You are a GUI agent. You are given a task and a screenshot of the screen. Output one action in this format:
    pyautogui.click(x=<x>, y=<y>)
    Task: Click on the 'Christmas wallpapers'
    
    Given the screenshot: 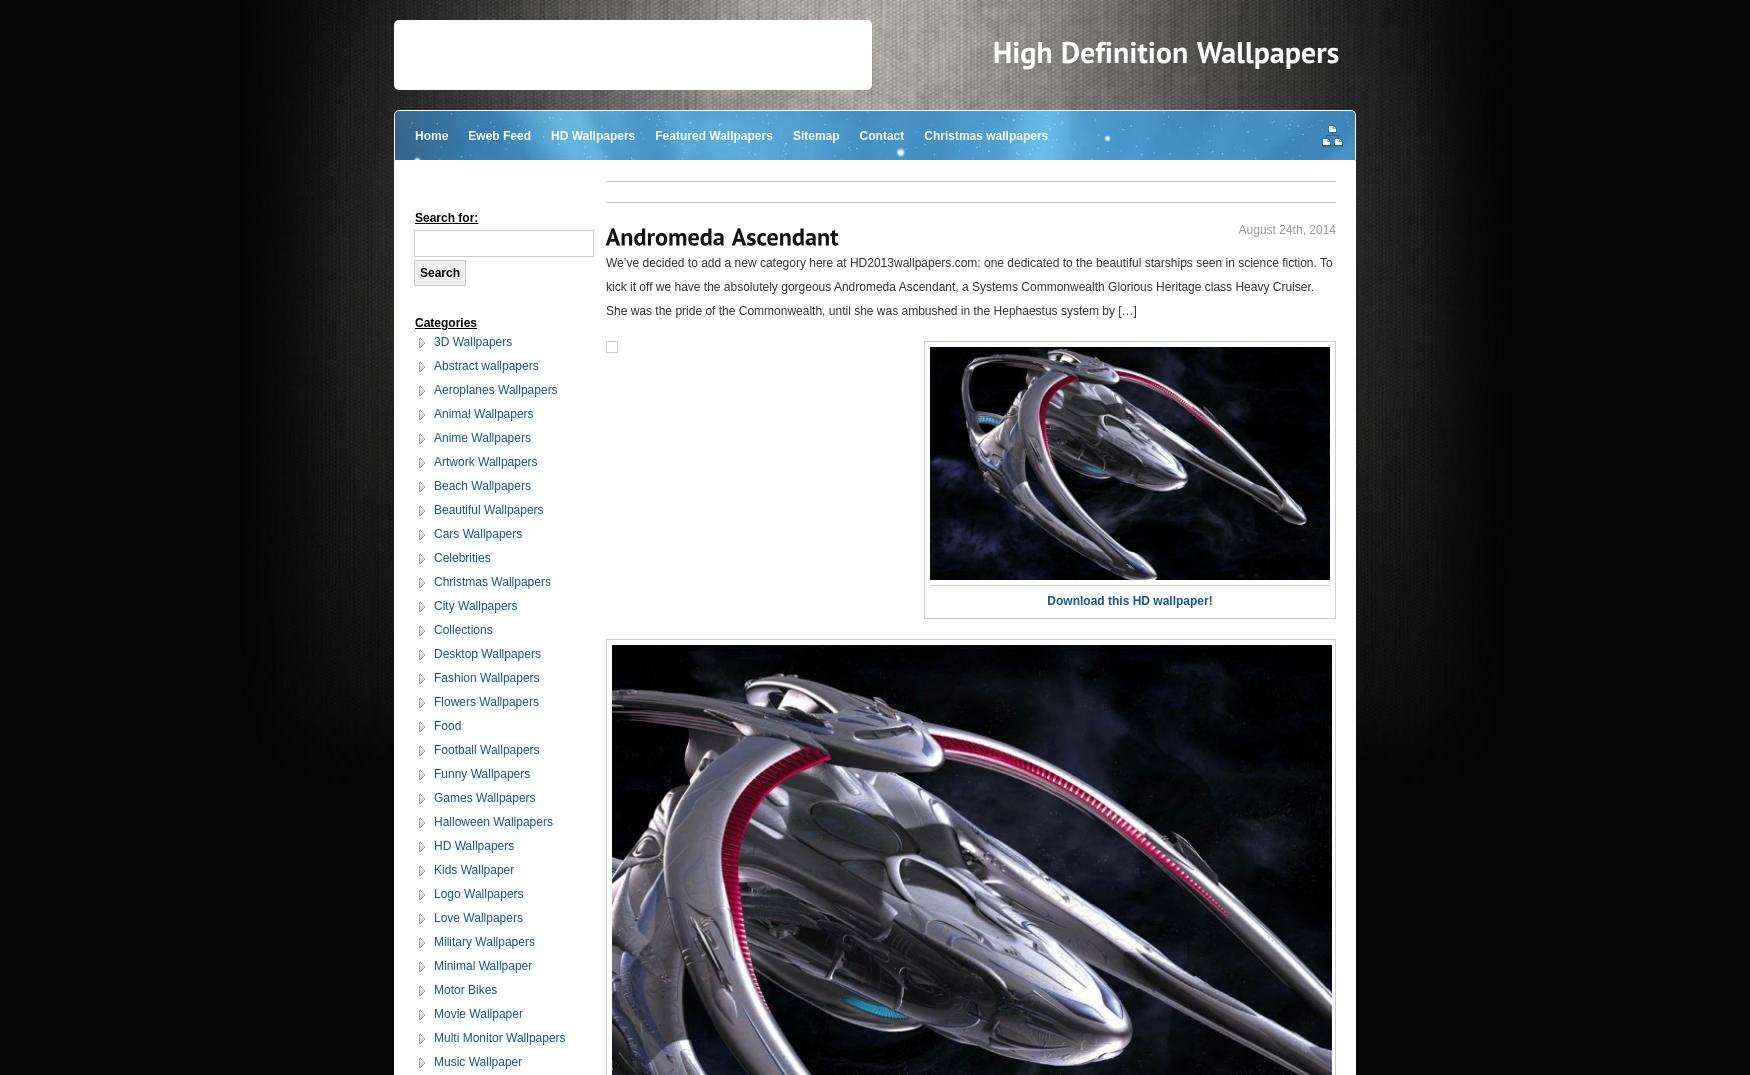 What is the action you would take?
    pyautogui.click(x=985, y=134)
    